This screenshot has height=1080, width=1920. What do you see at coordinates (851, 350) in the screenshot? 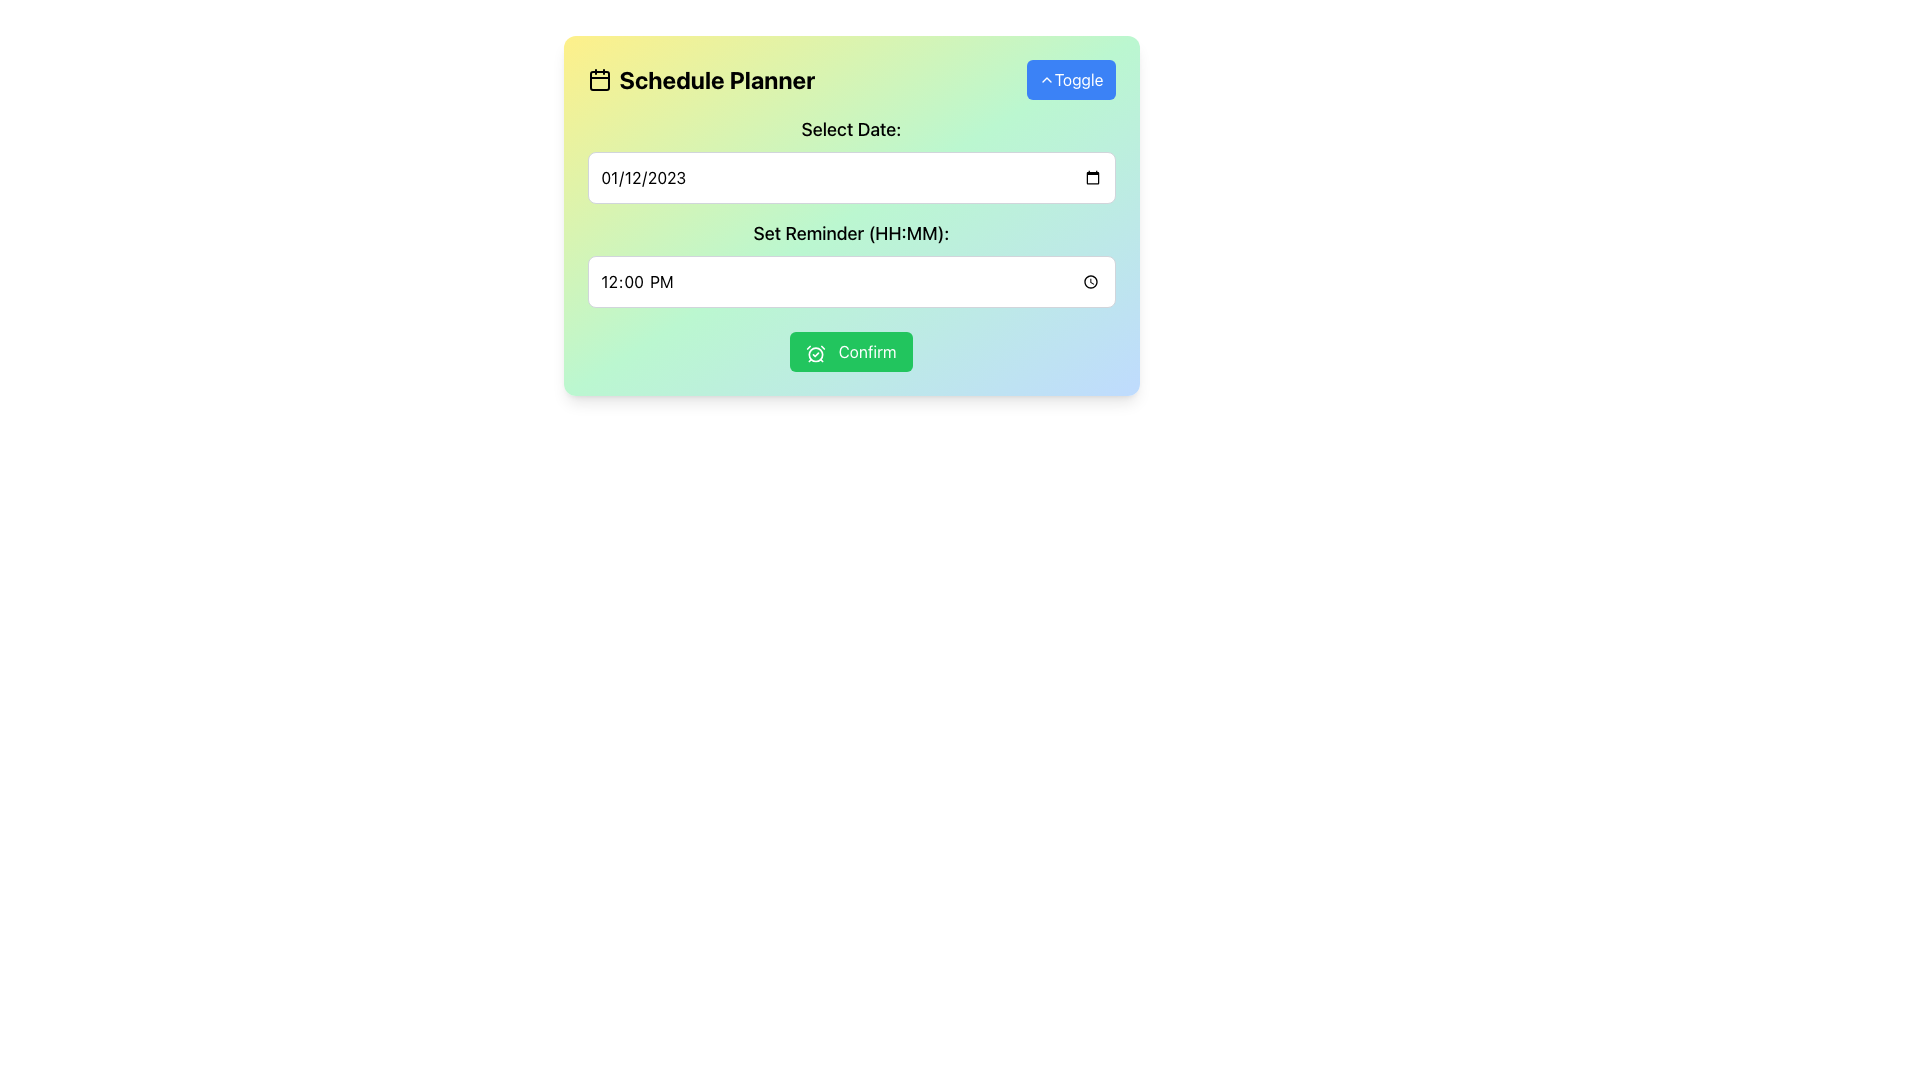
I see `the green confirmation button located at the bottom of the 'Schedule Planner' section to confirm the settings` at bounding box center [851, 350].